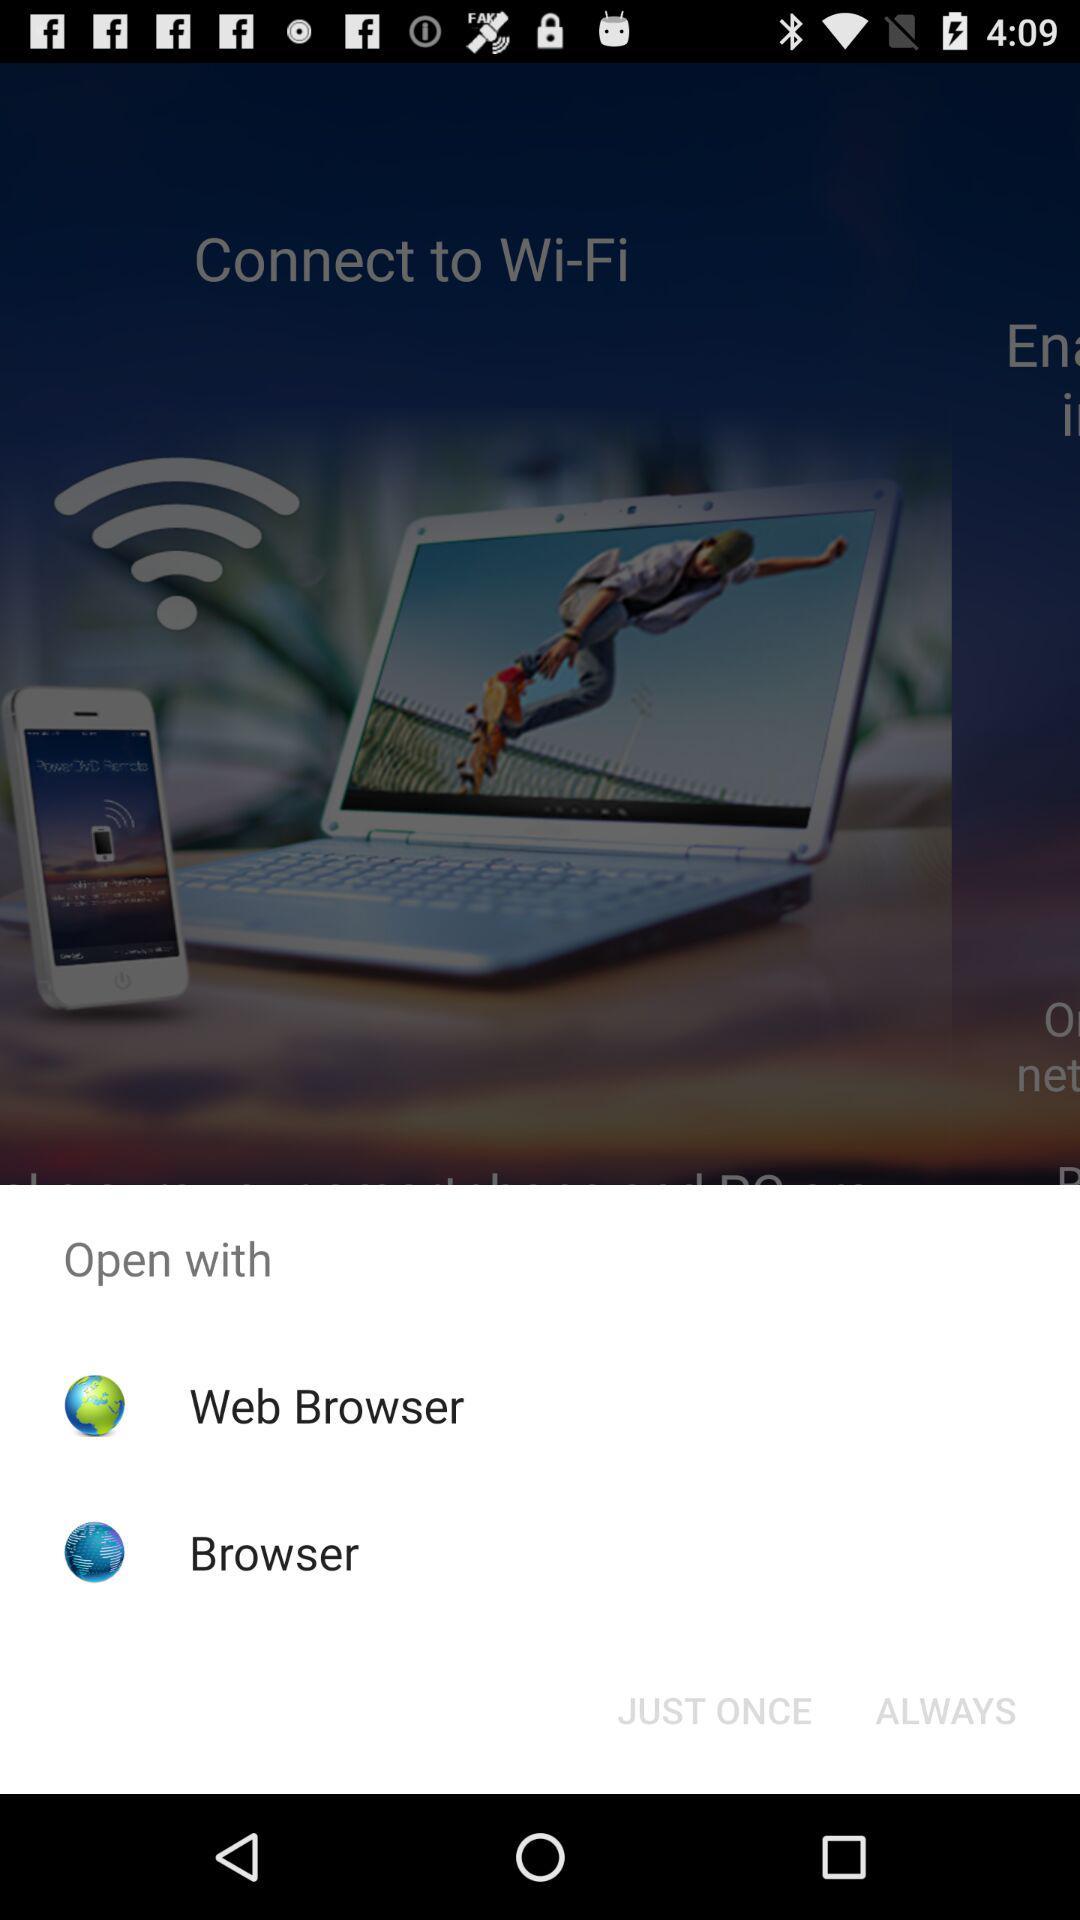 The width and height of the screenshot is (1080, 1920). What do you see at coordinates (713, 1708) in the screenshot?
I see `the just once button` at bounding box center [713, 1708].